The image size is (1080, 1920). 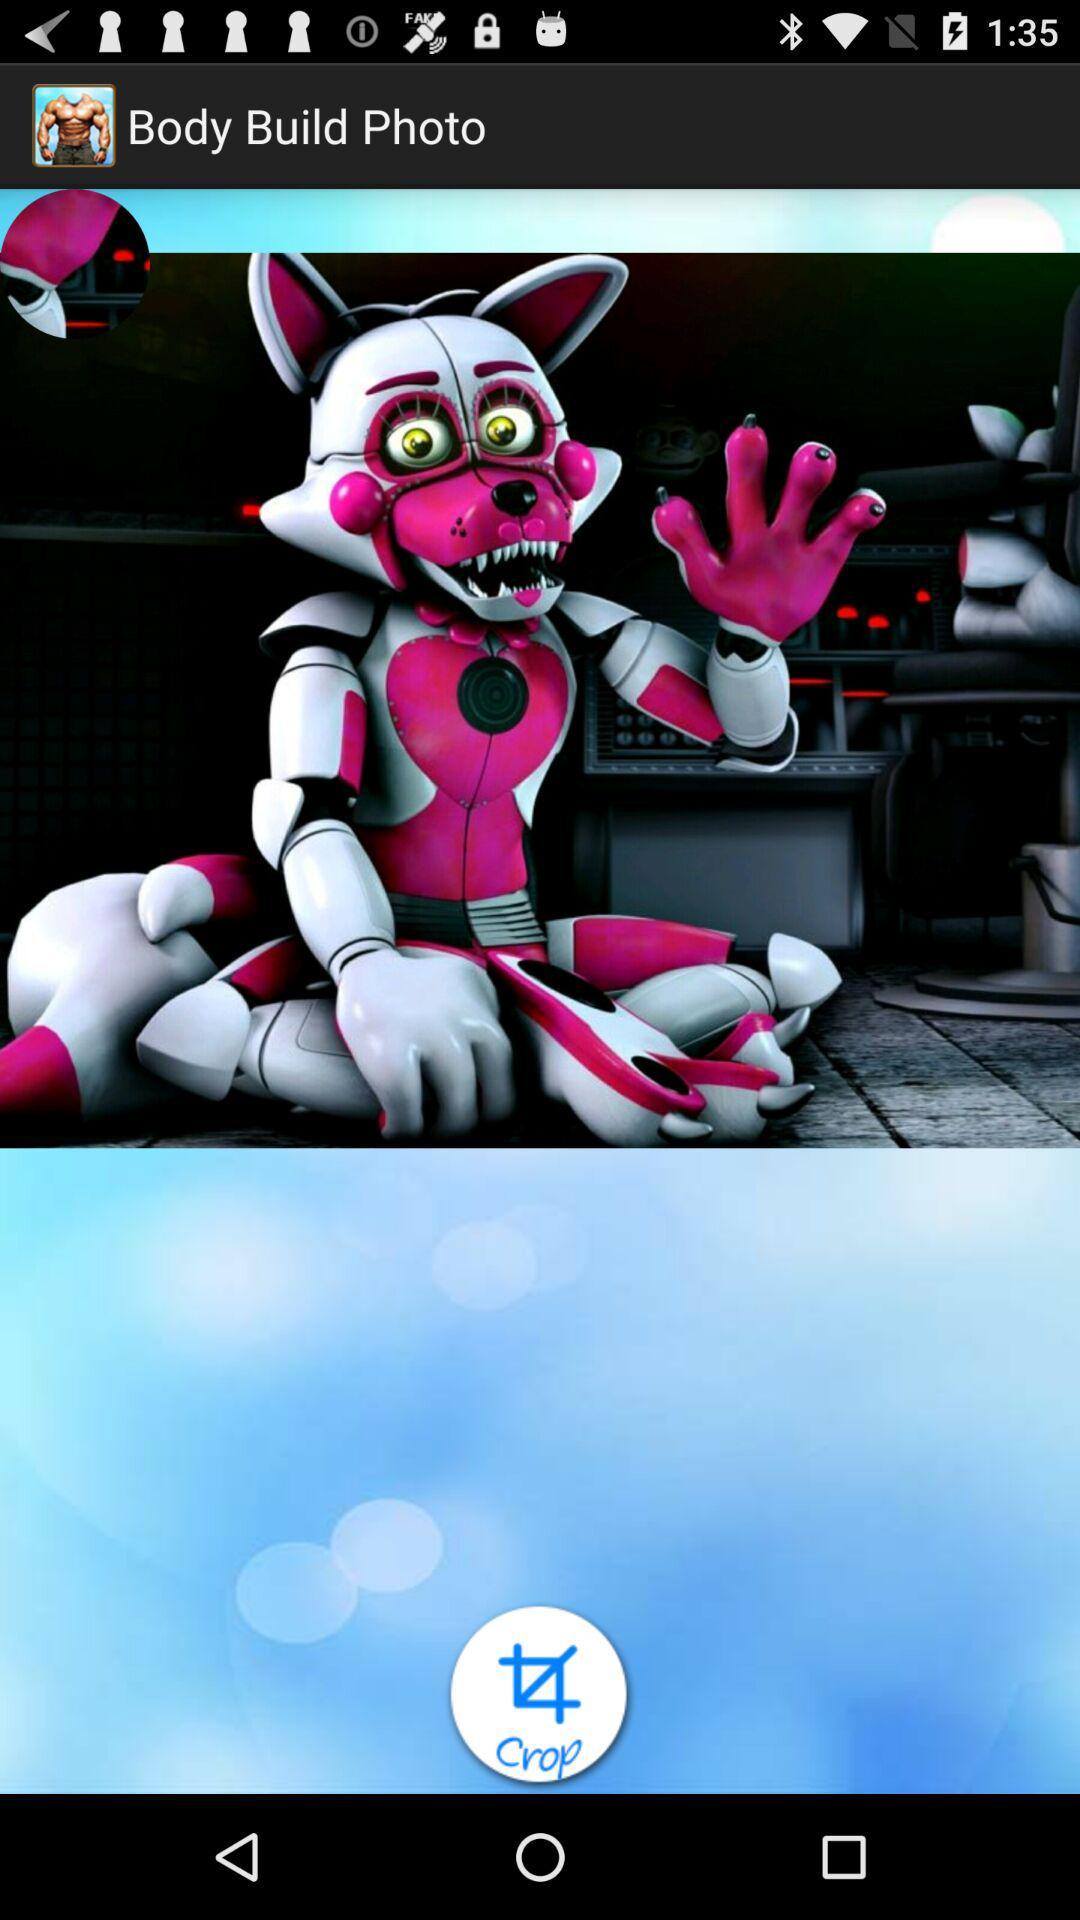 What do you see at coordinates (540, 1696) in the screenshot?
I see `the icon at the bottom` at bounding box center [540, 1696].